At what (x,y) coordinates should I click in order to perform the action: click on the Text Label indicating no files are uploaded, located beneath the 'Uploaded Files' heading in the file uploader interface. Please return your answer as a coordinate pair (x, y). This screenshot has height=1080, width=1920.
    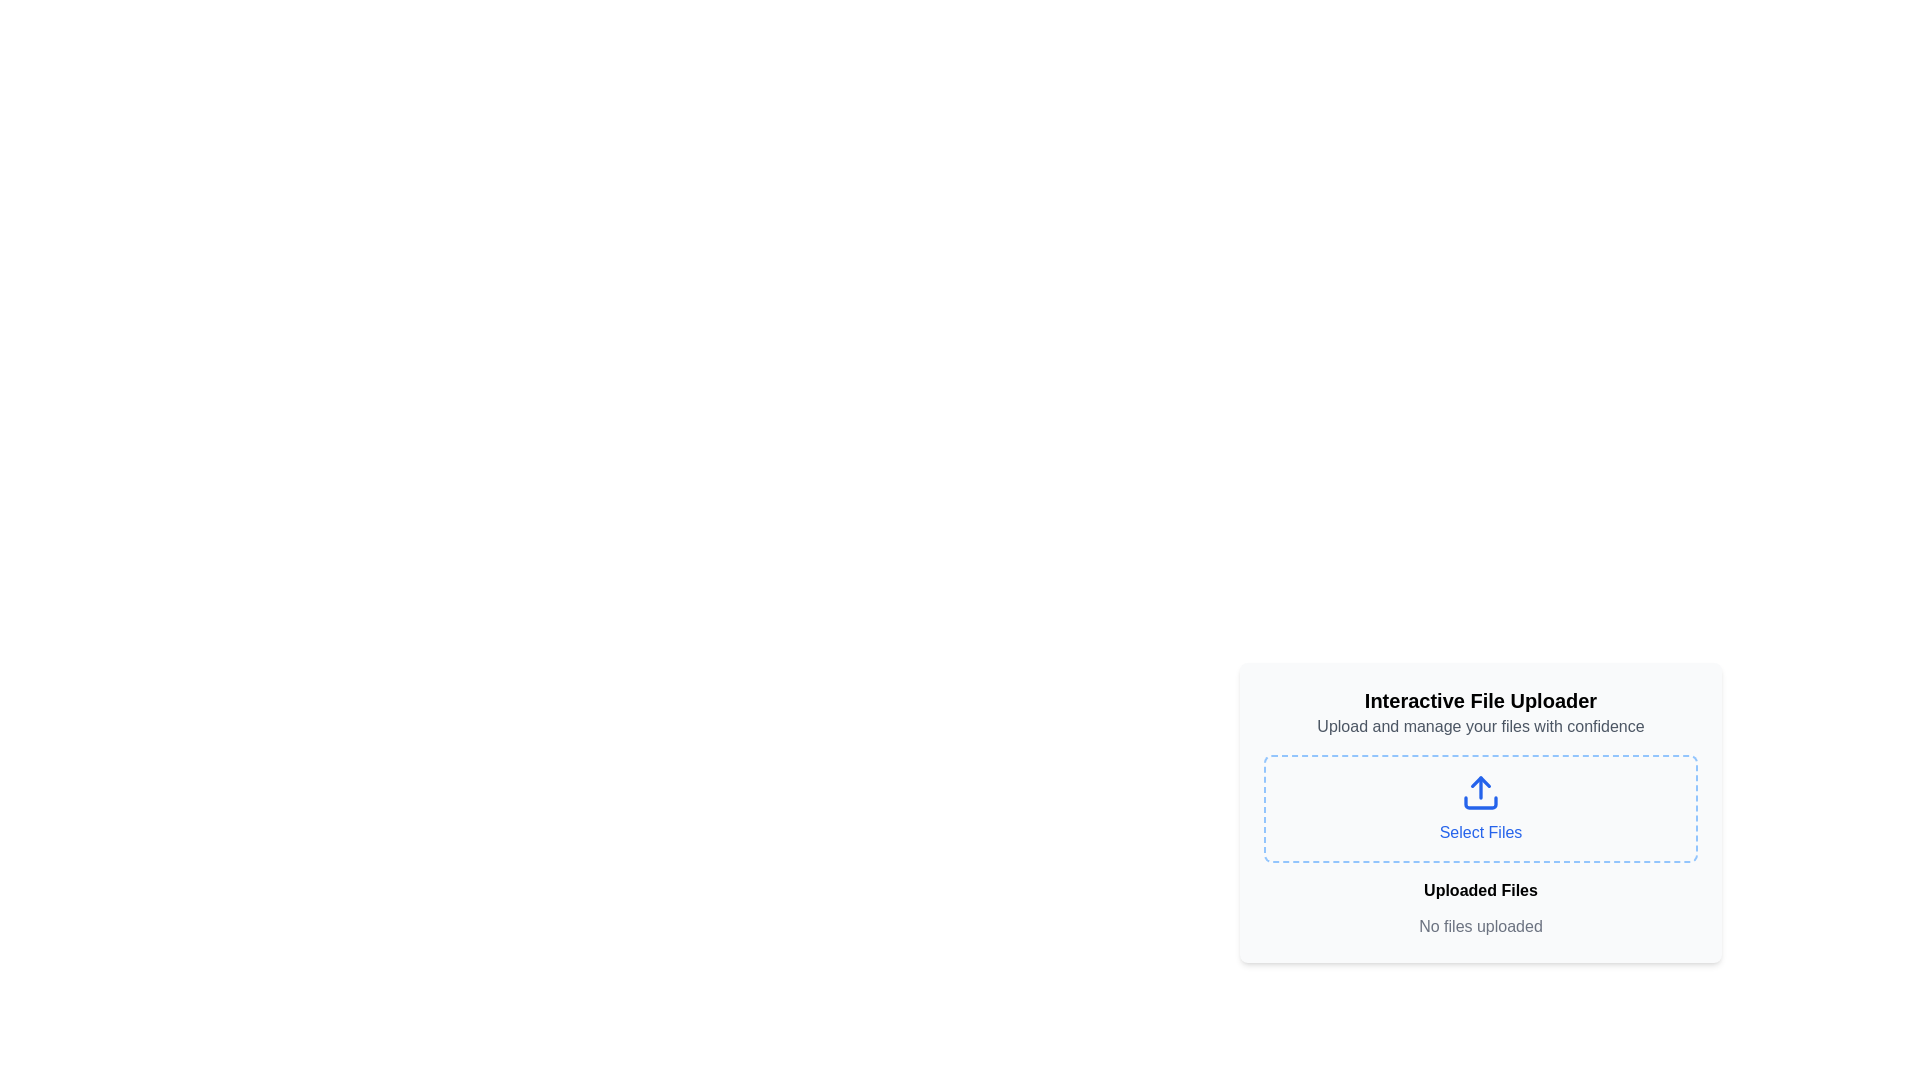
    Looking at the image, I should click on (1481, 926).